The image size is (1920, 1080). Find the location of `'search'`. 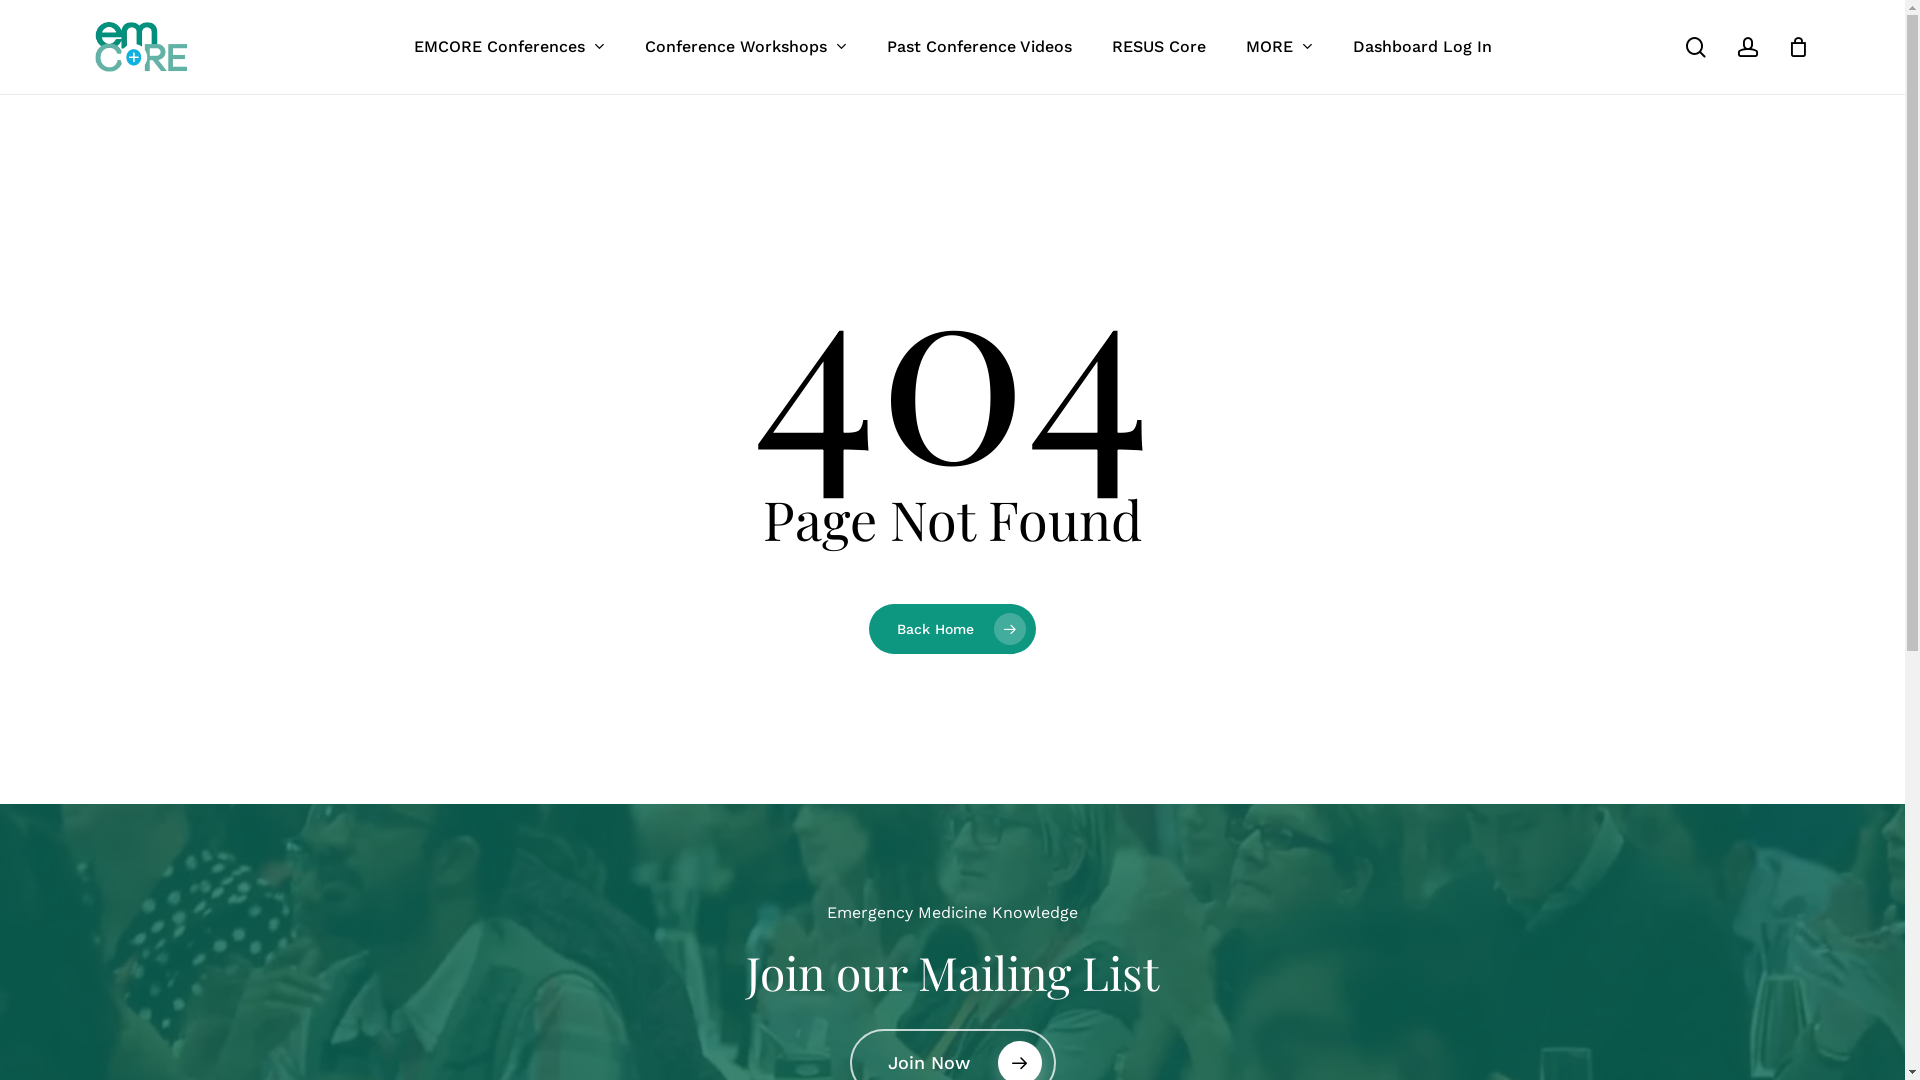

'search' is located at coordinates (1694, 45).